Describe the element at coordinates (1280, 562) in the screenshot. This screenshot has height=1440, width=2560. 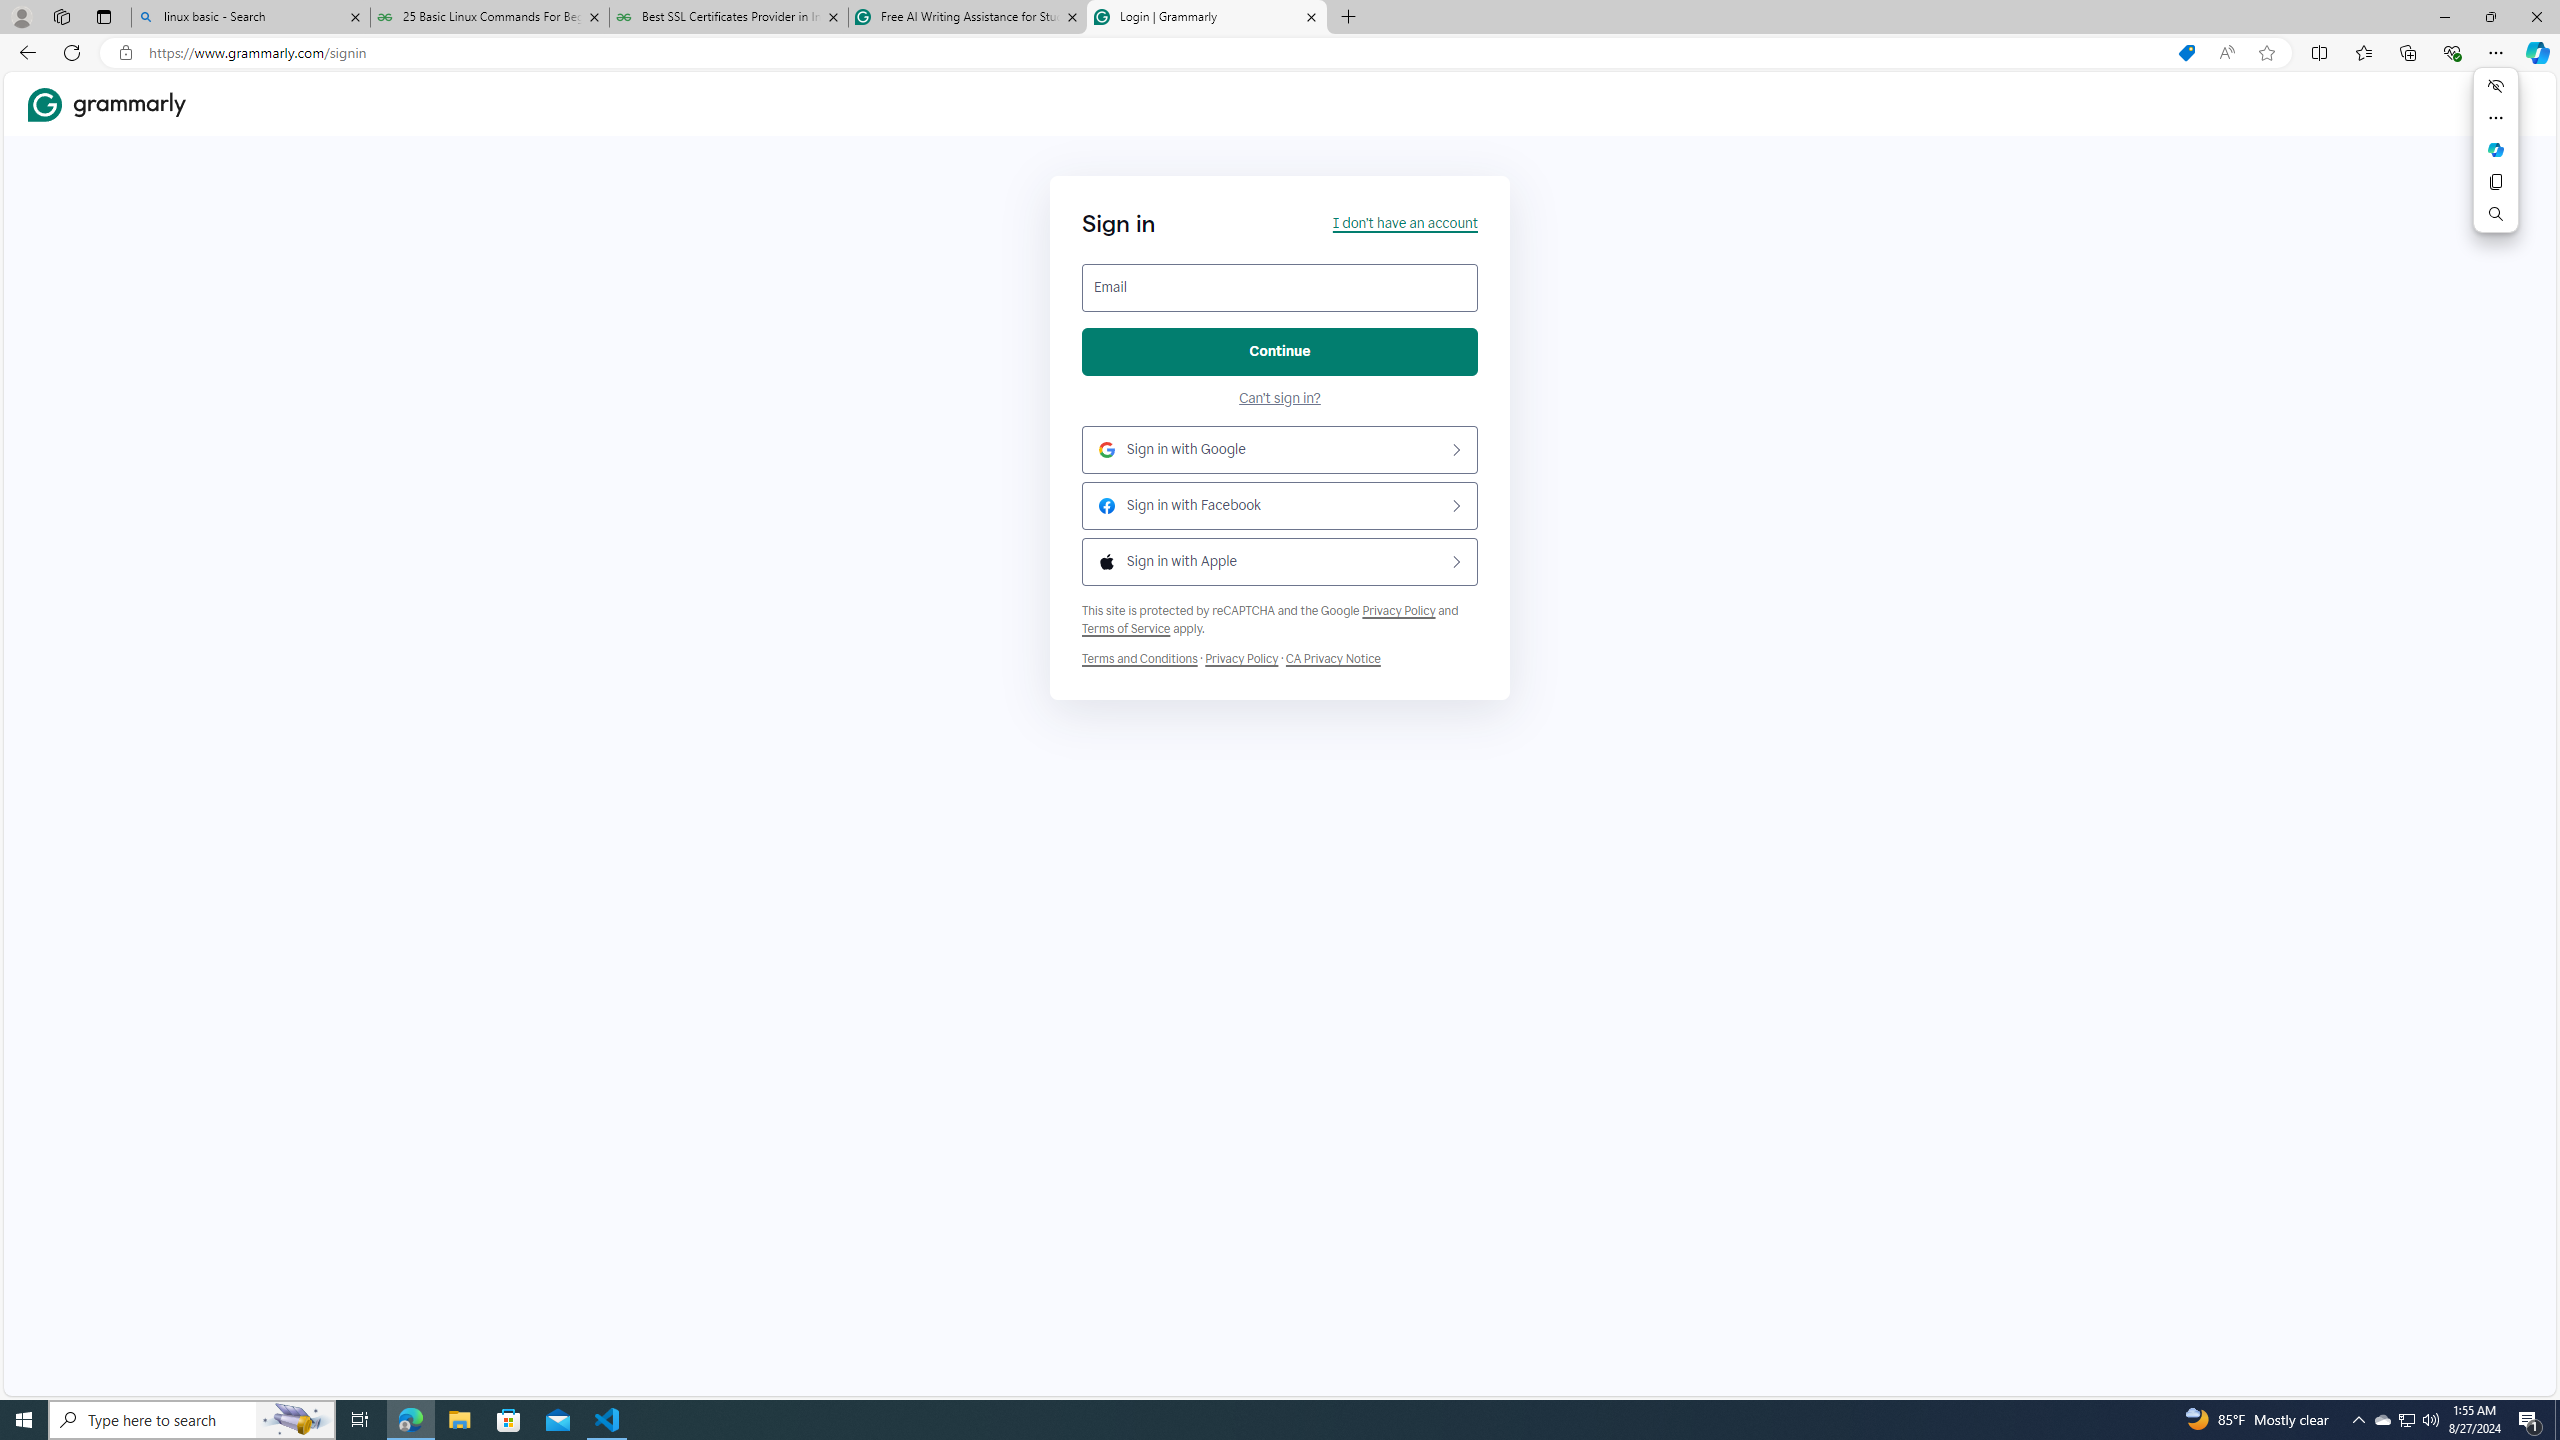
I see `'Sign in with Apple'` at that location.